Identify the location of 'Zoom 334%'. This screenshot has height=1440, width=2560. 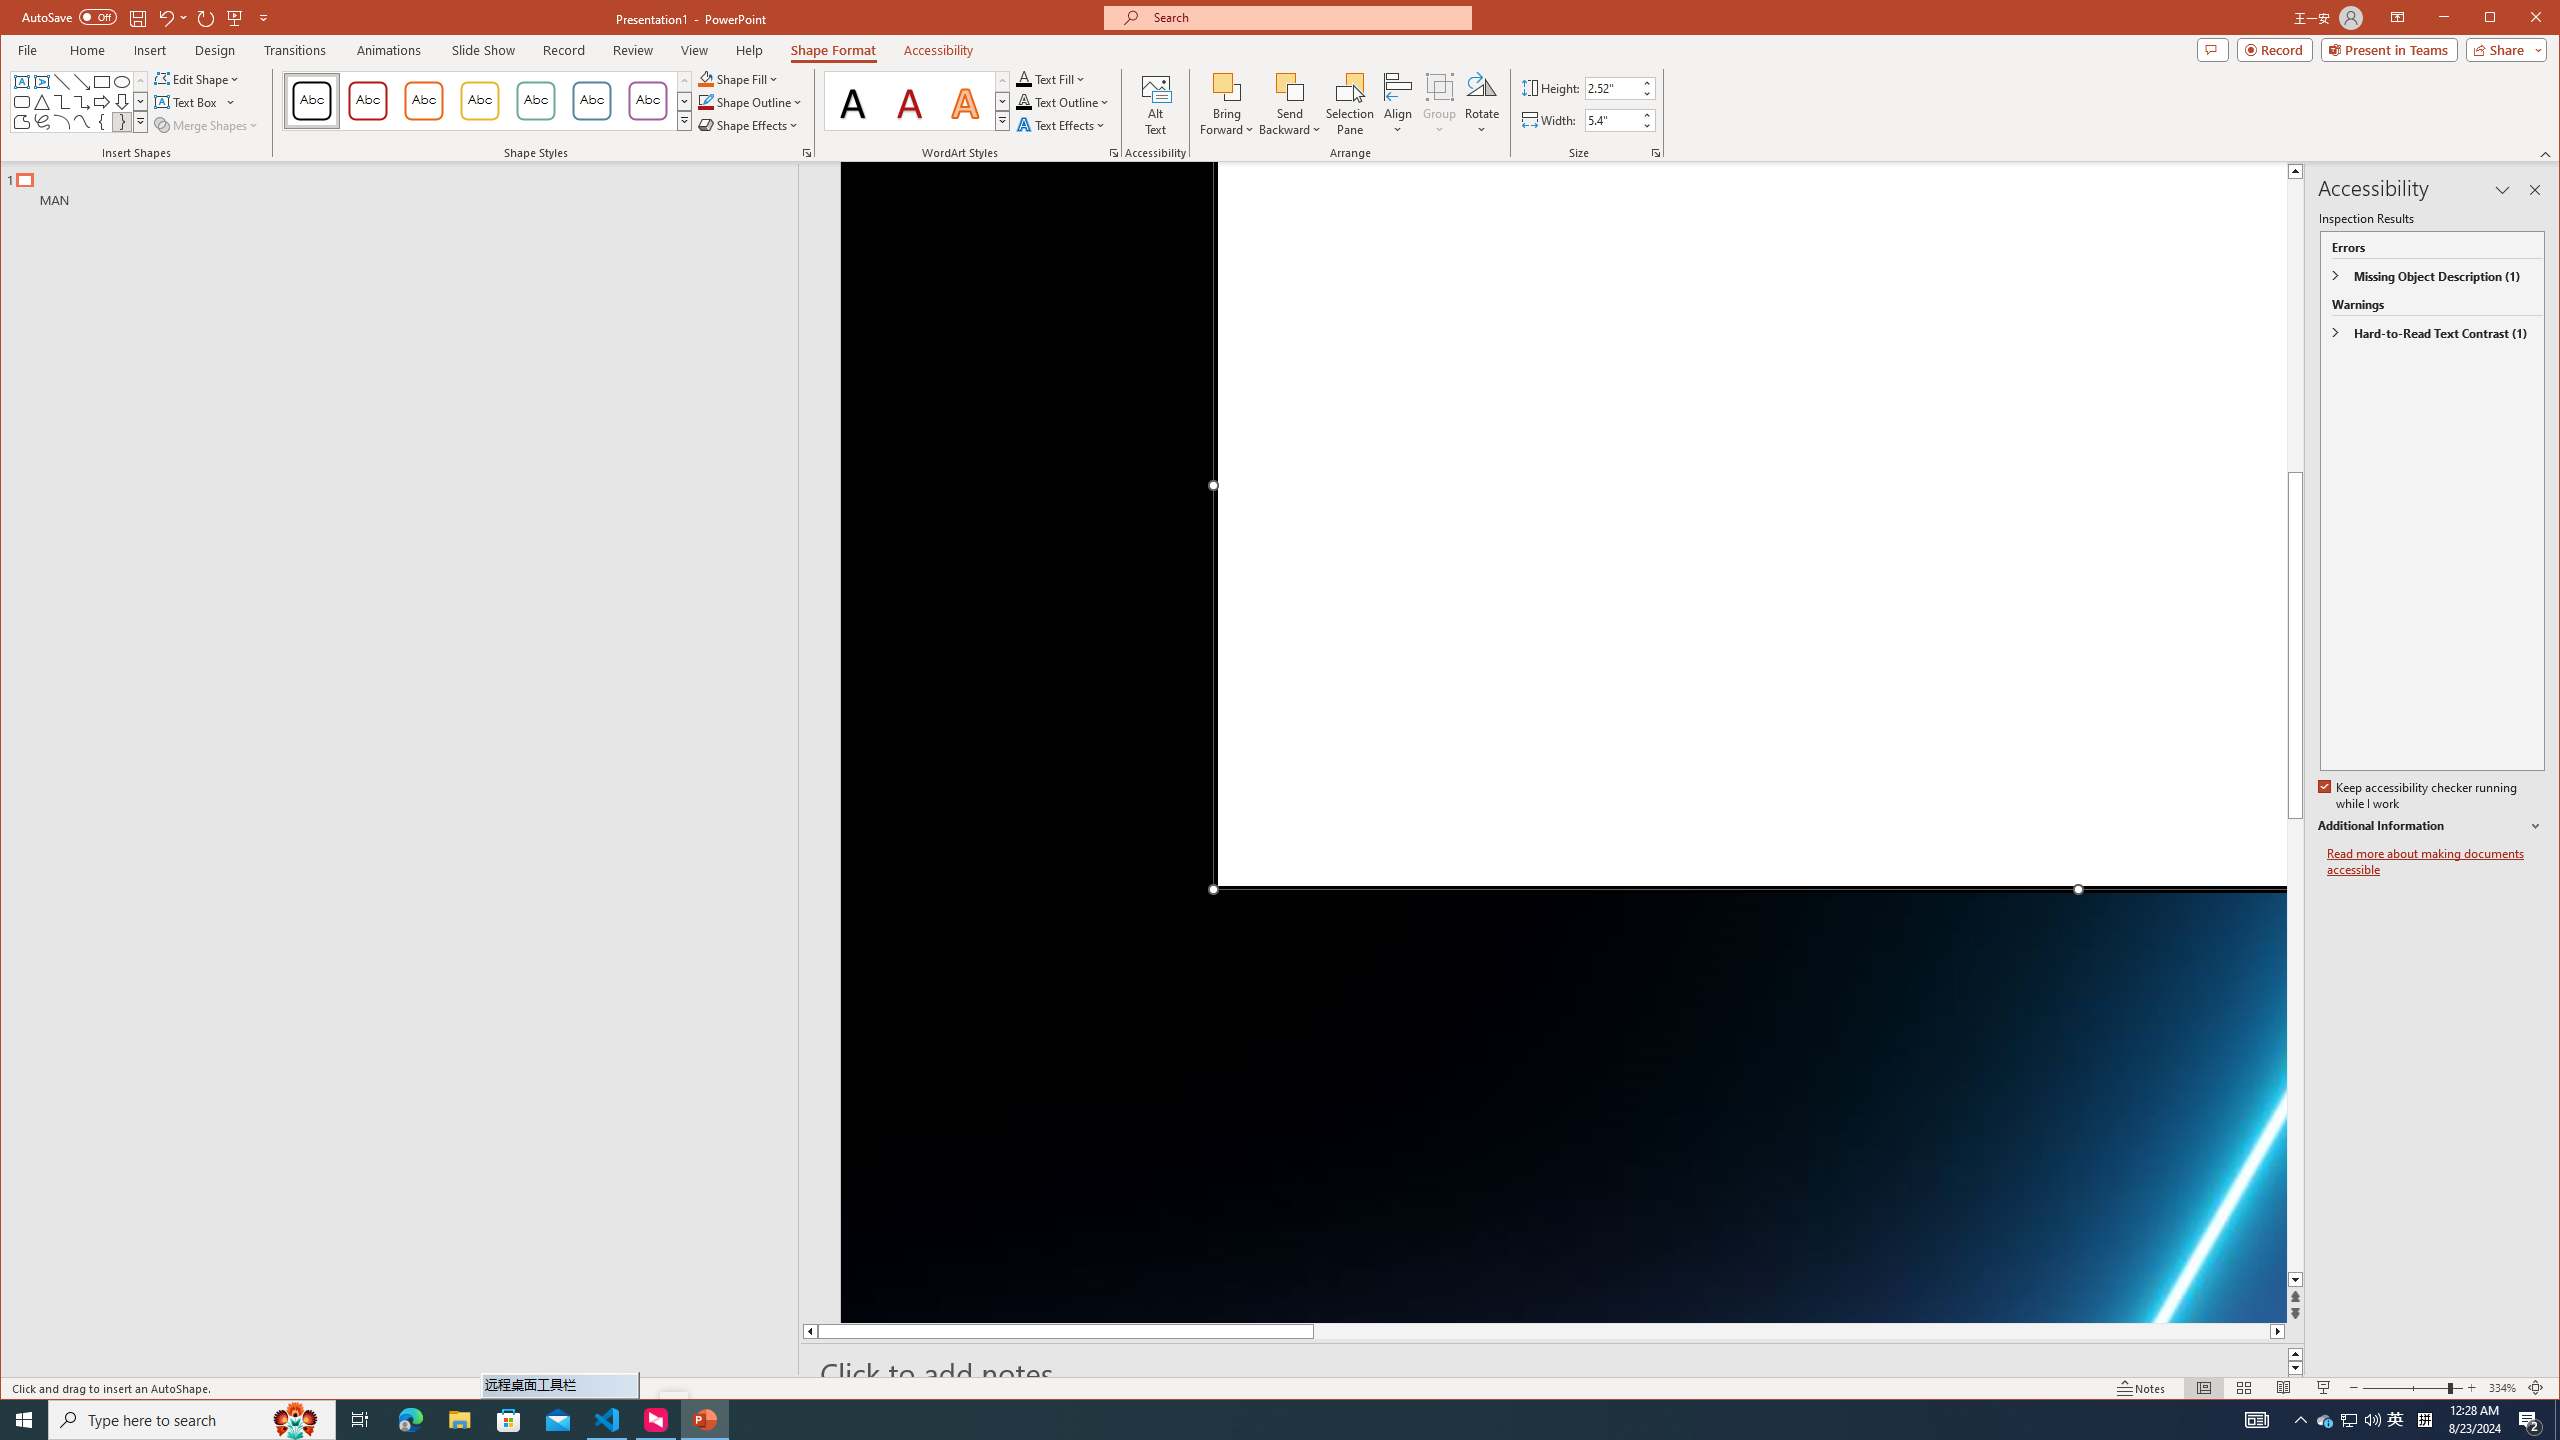
(2502, 1387).